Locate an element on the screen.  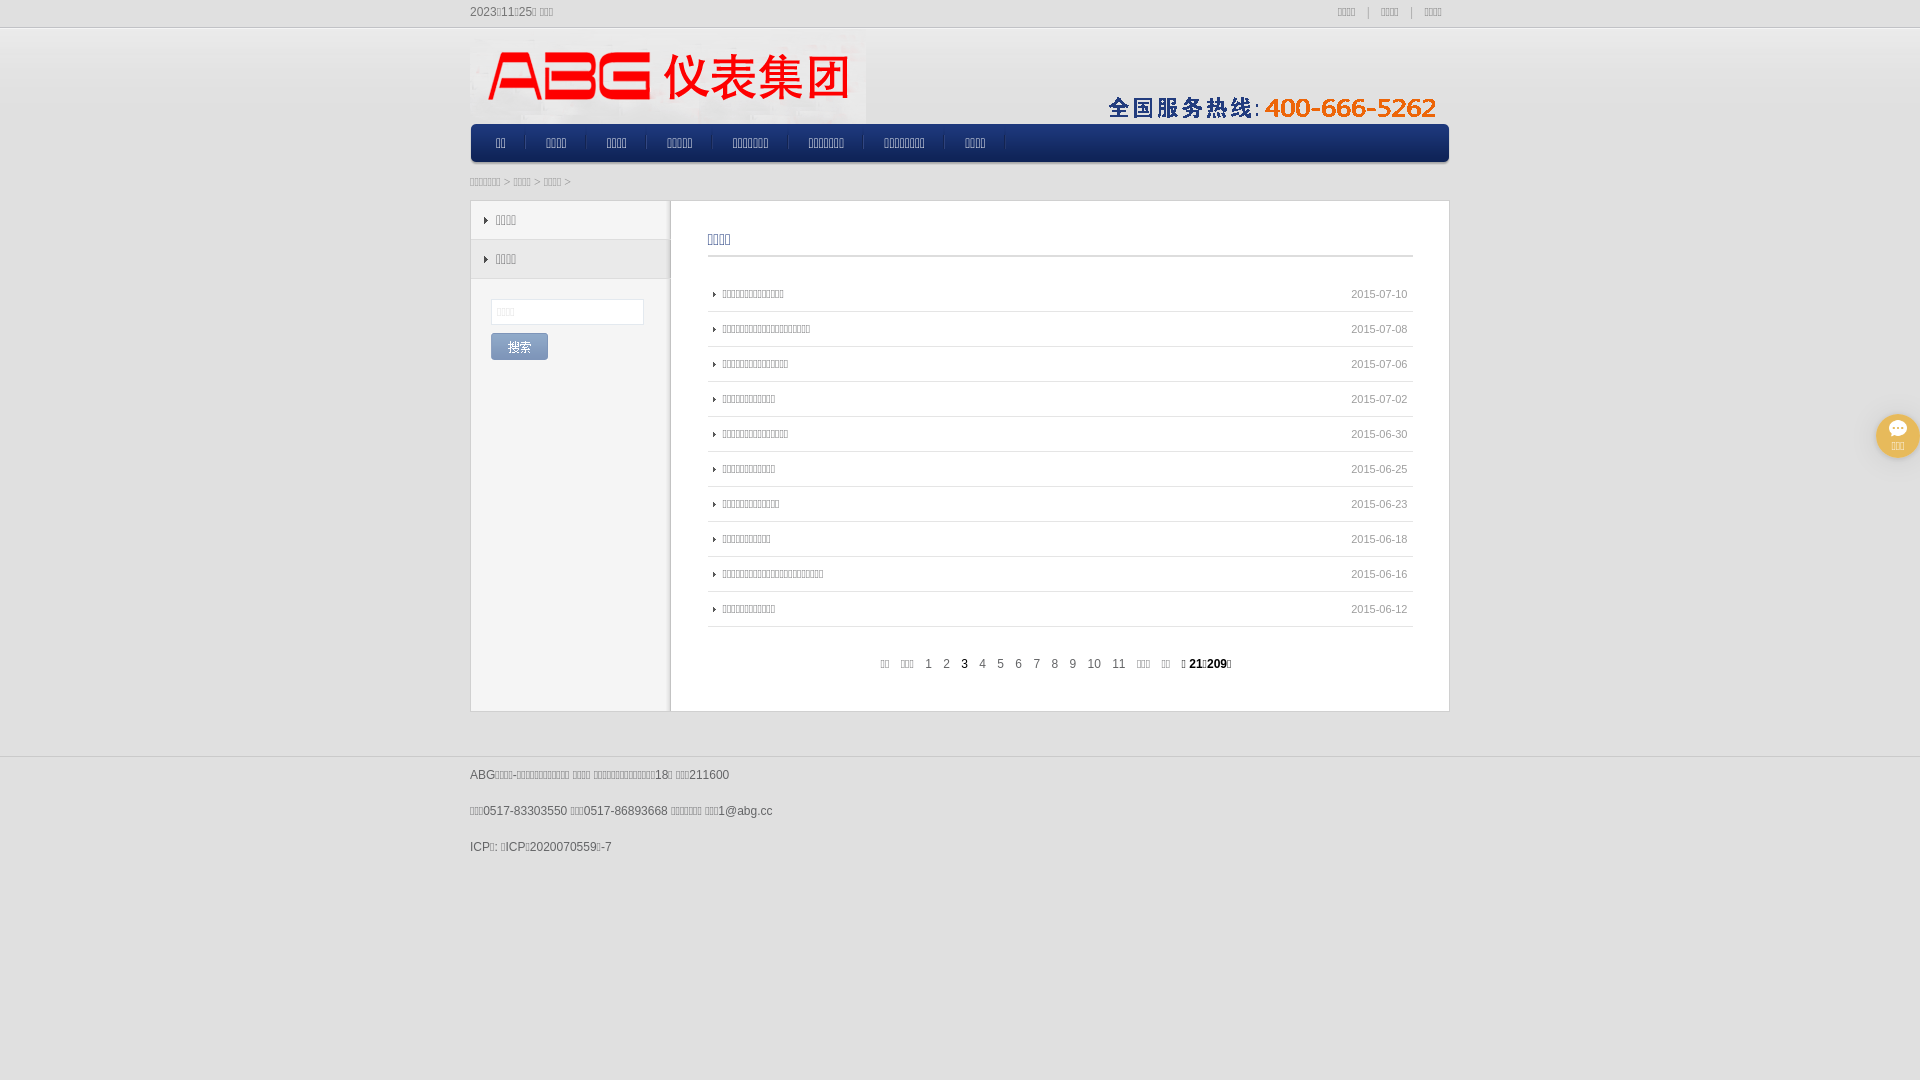
'1' is located at coordinates (927, 663).